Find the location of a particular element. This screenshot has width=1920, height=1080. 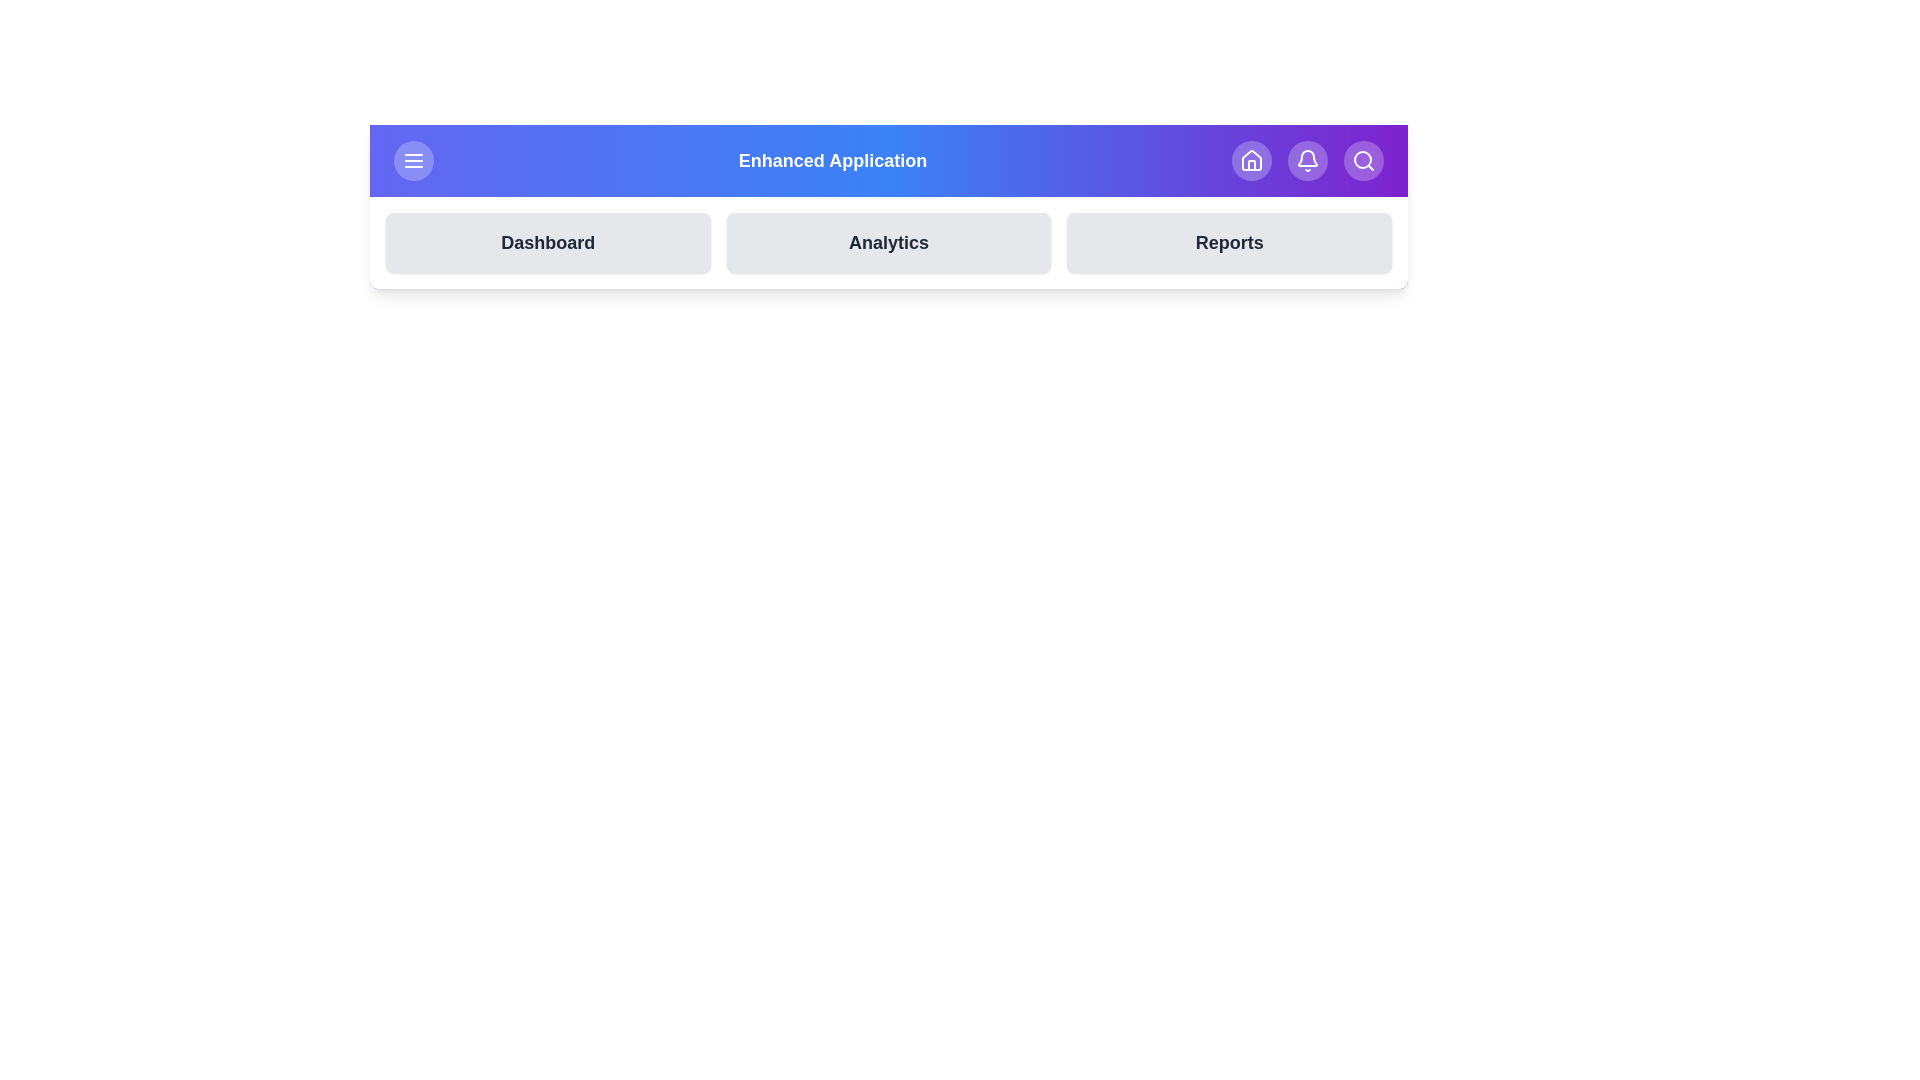

the button labeled Home to observe the visual feedback is located at coordinates (1251, 160).